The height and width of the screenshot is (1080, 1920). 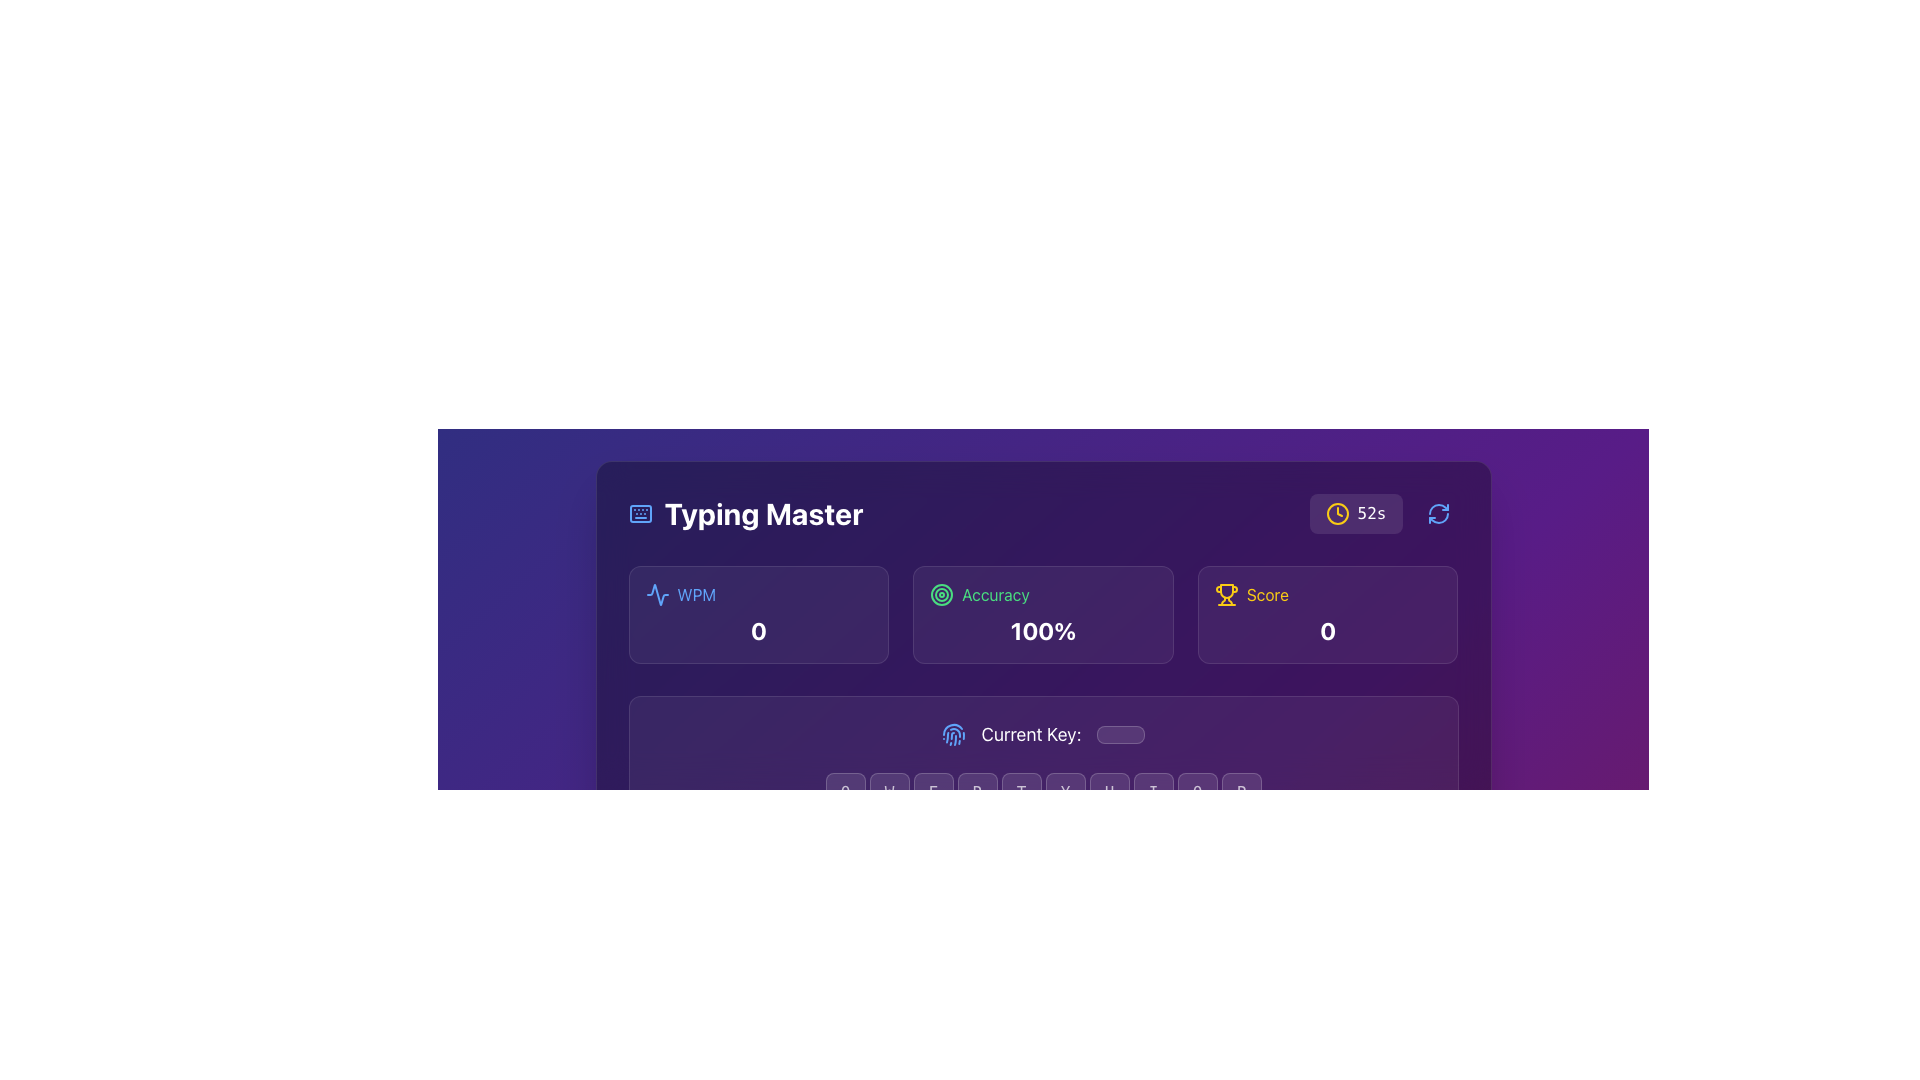 What do you see at coordinates (941, 593) in the screenshot?
I see `the outer circle of the concentric circles in the 'Accuracy' section of the upper panel, which represents a target or bullseye for precision` at bounding box center [941, 593].